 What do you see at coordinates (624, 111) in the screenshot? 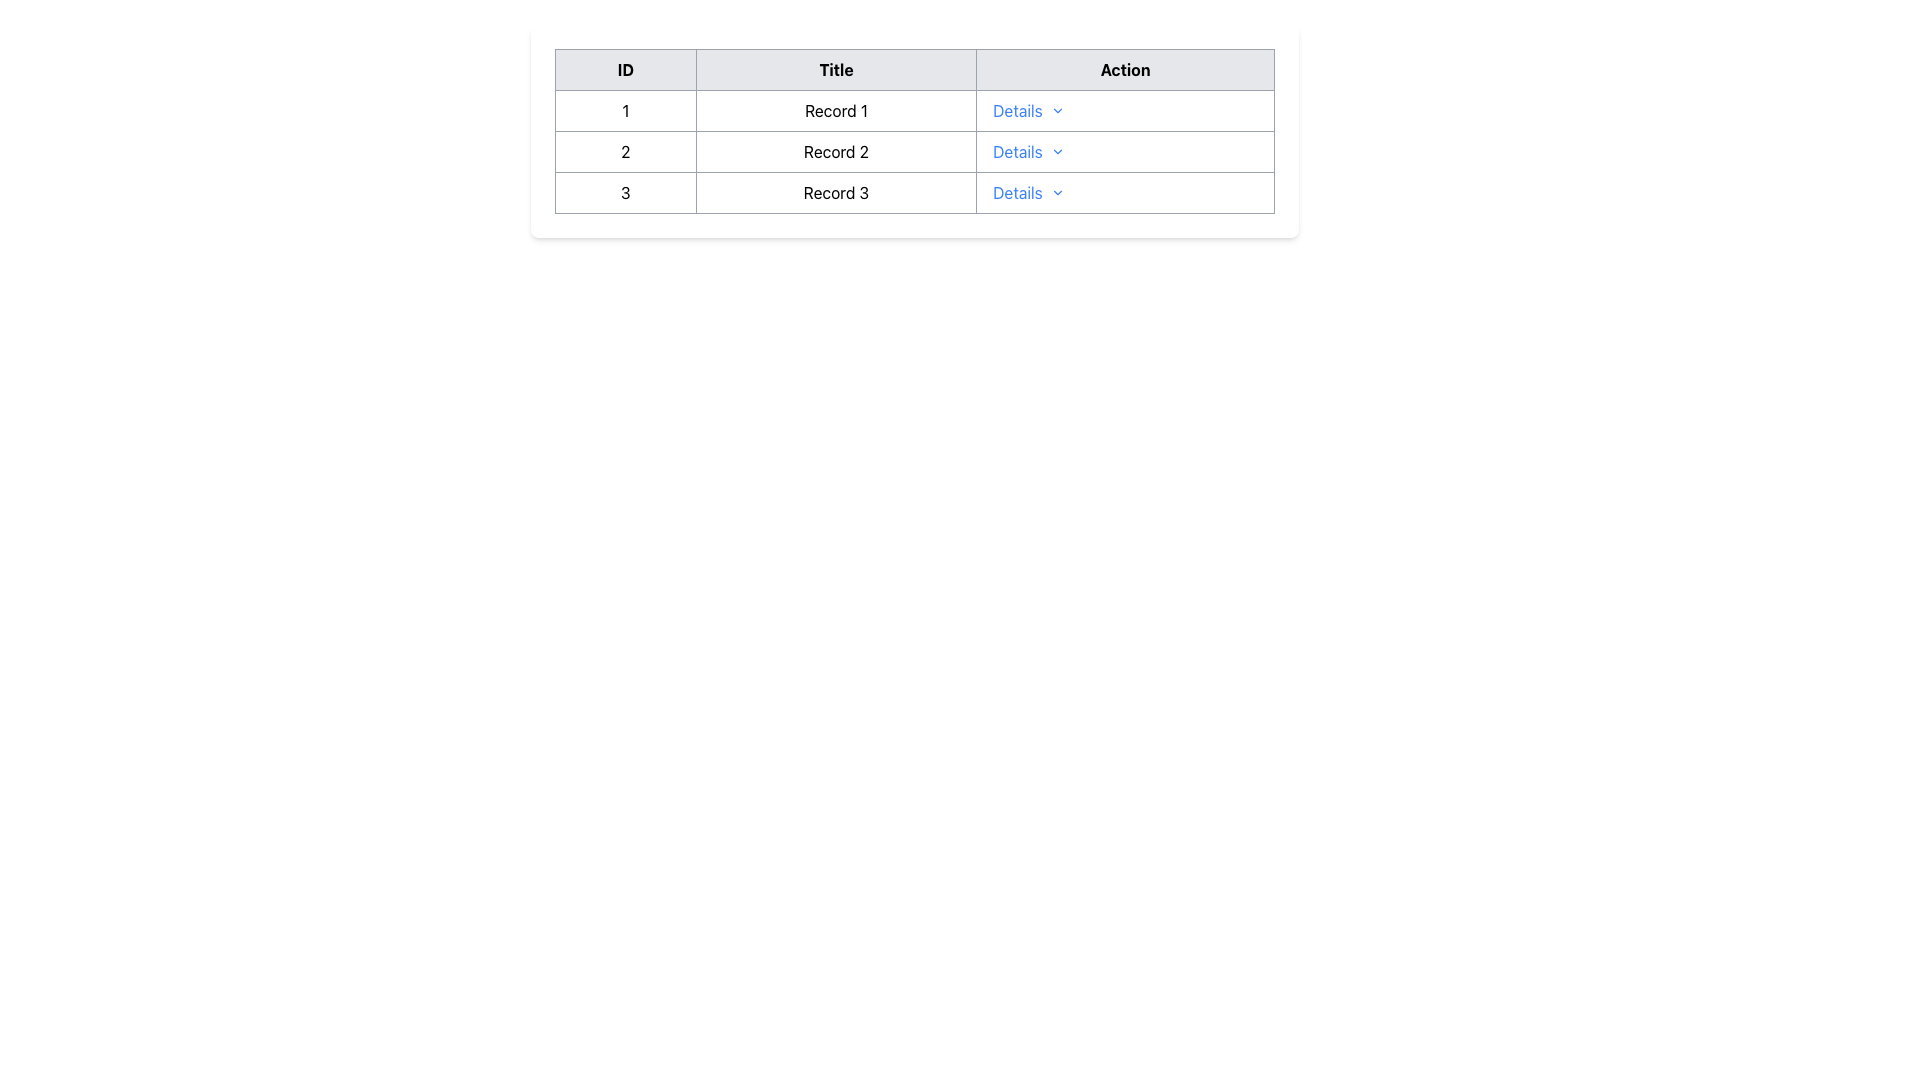
I see `the static text element displaying the number '1', which is the first column under the header 'ID' in the table` at bounding box center [624, 111].